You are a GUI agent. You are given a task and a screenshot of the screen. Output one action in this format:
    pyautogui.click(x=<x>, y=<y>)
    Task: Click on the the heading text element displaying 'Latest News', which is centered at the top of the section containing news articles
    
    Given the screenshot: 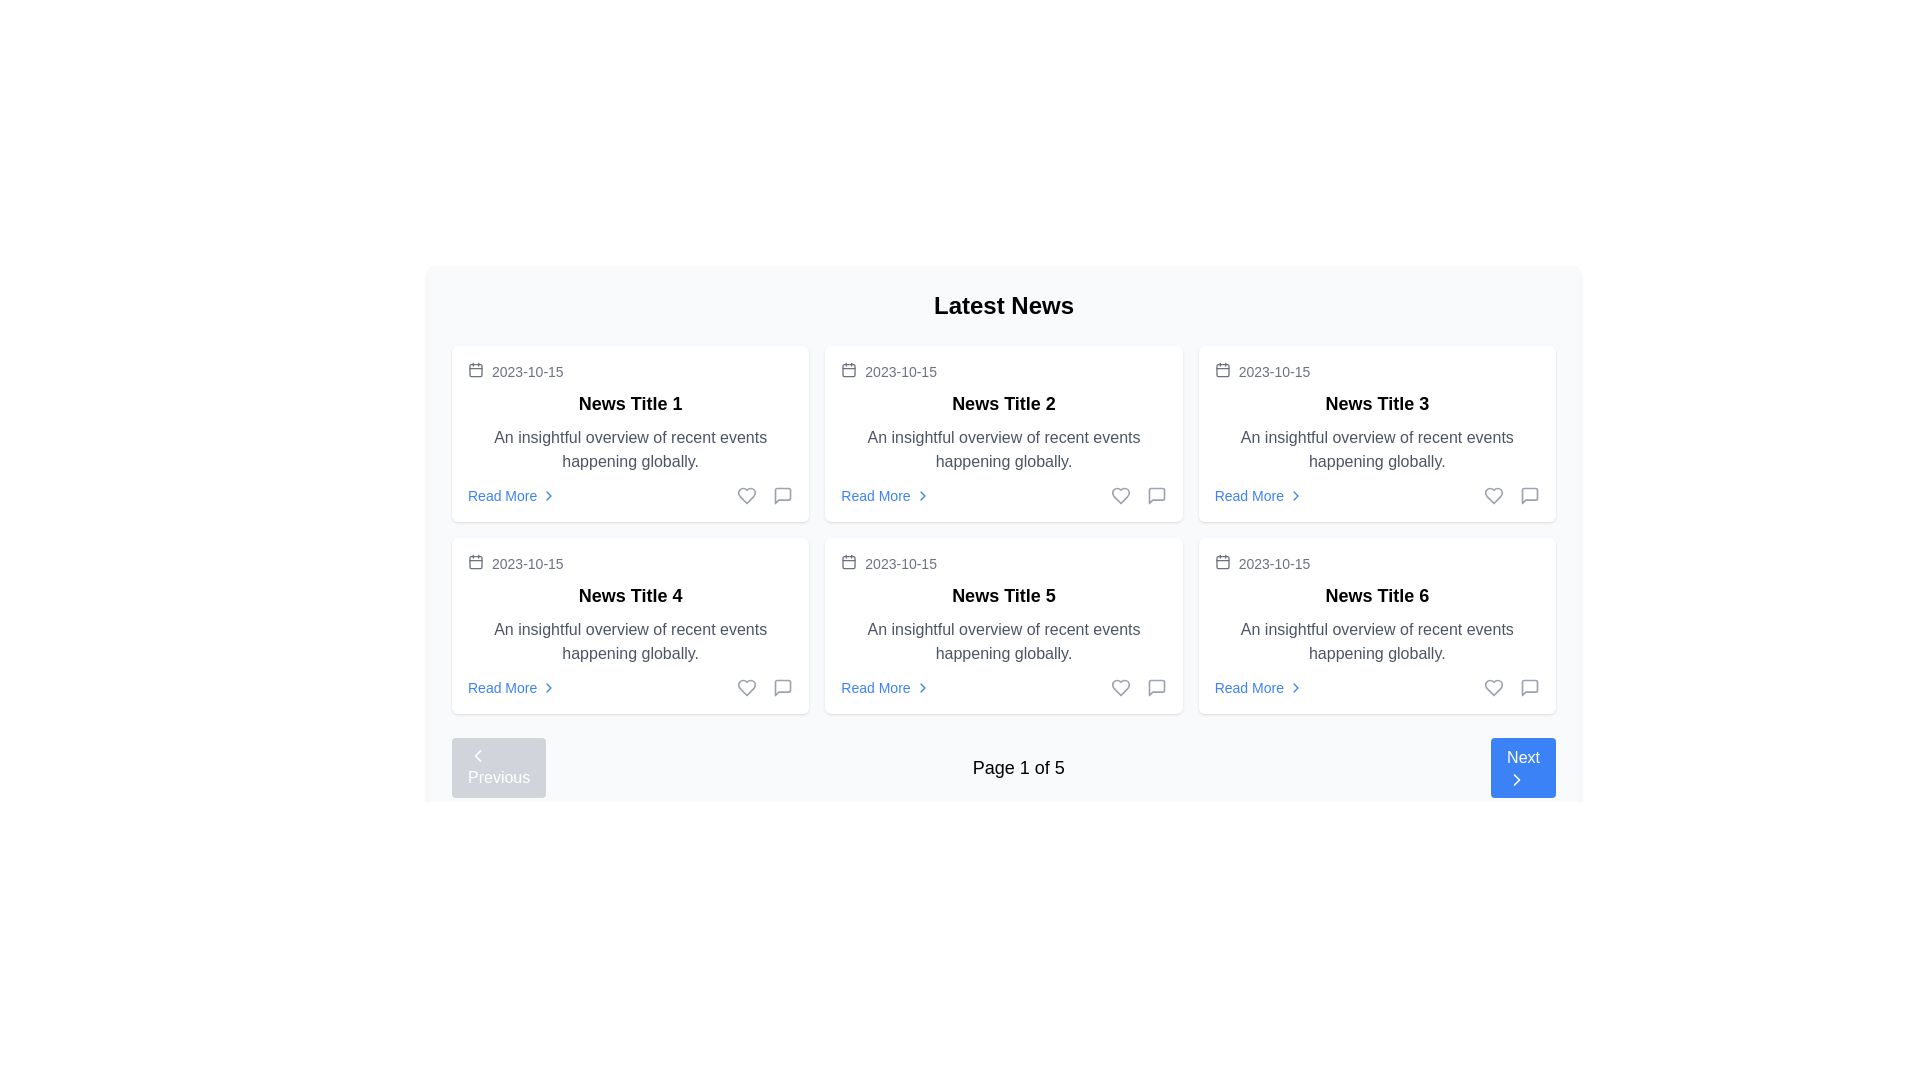 What is the action you would take?
    pyautogui.click(x=1003, y=305)
    